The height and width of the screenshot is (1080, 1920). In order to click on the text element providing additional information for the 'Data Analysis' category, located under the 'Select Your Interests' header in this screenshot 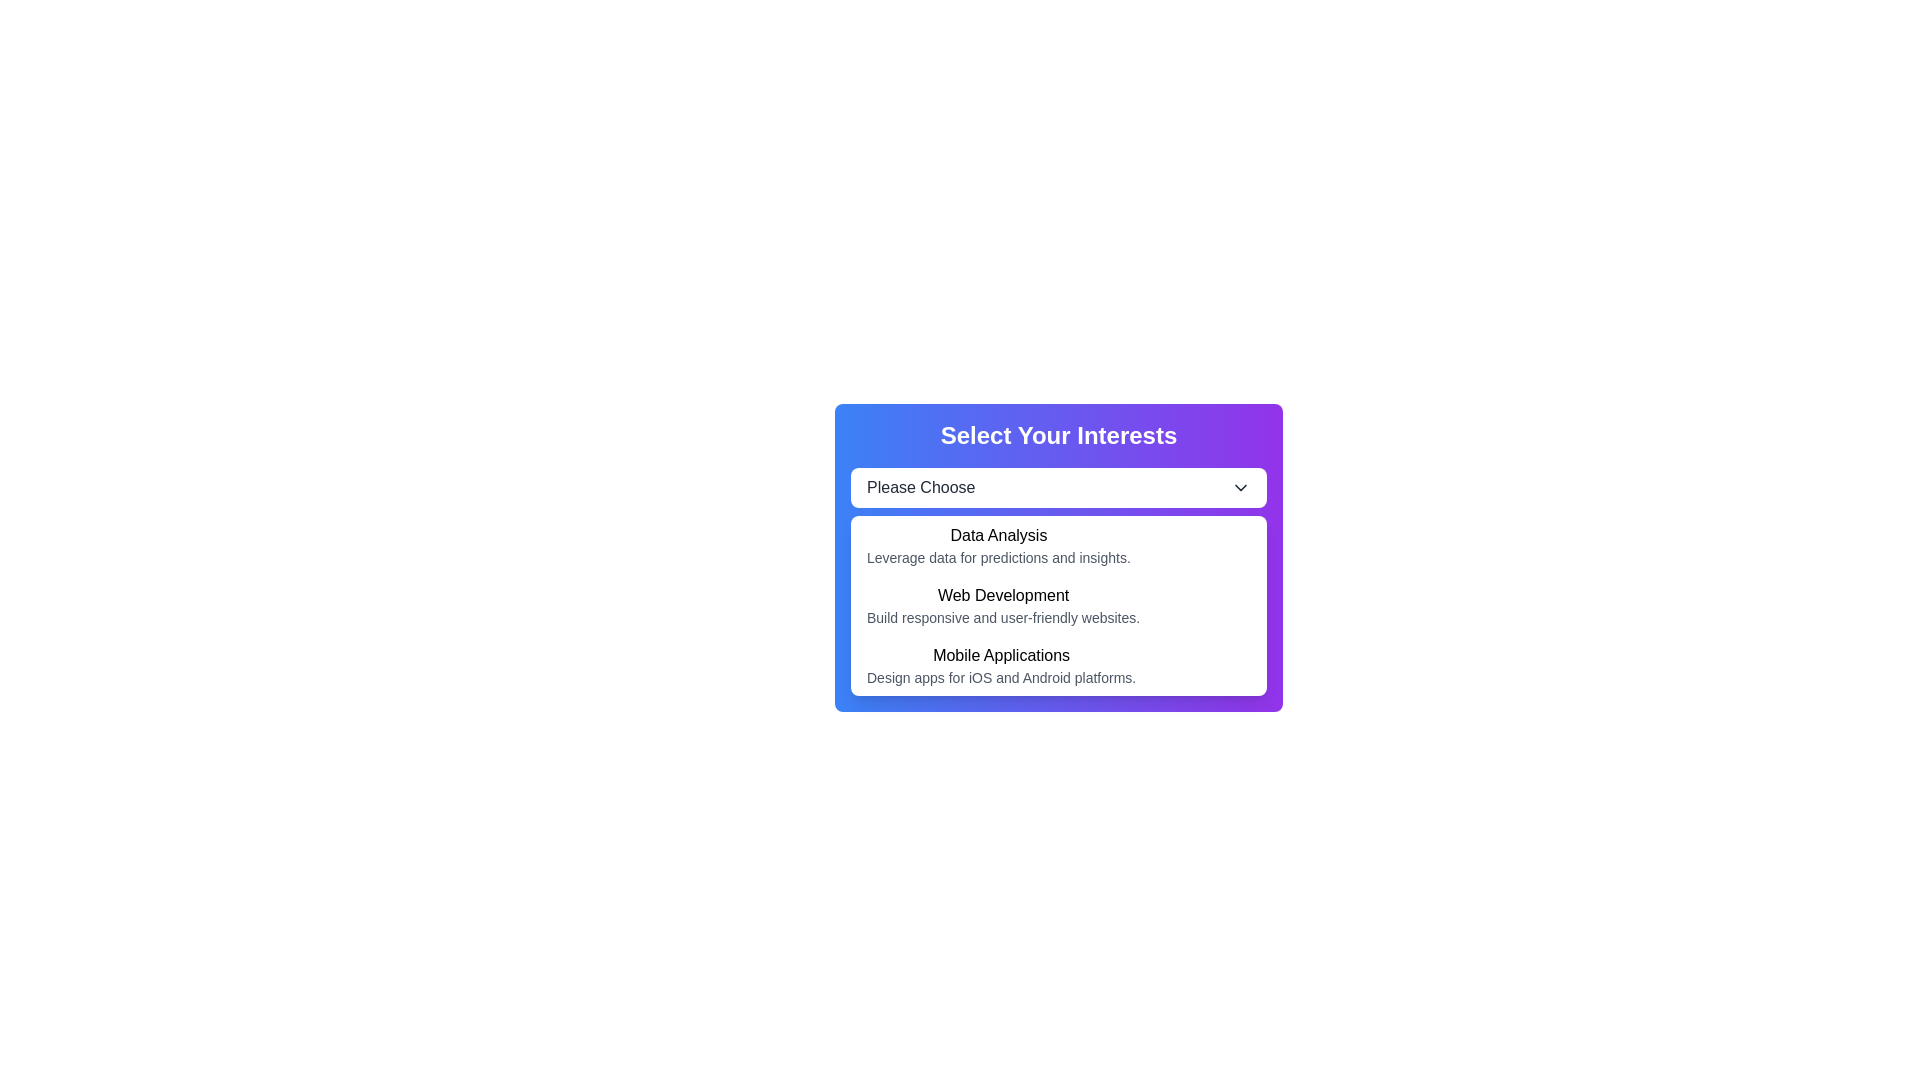, I will do `click(998, 558)`.